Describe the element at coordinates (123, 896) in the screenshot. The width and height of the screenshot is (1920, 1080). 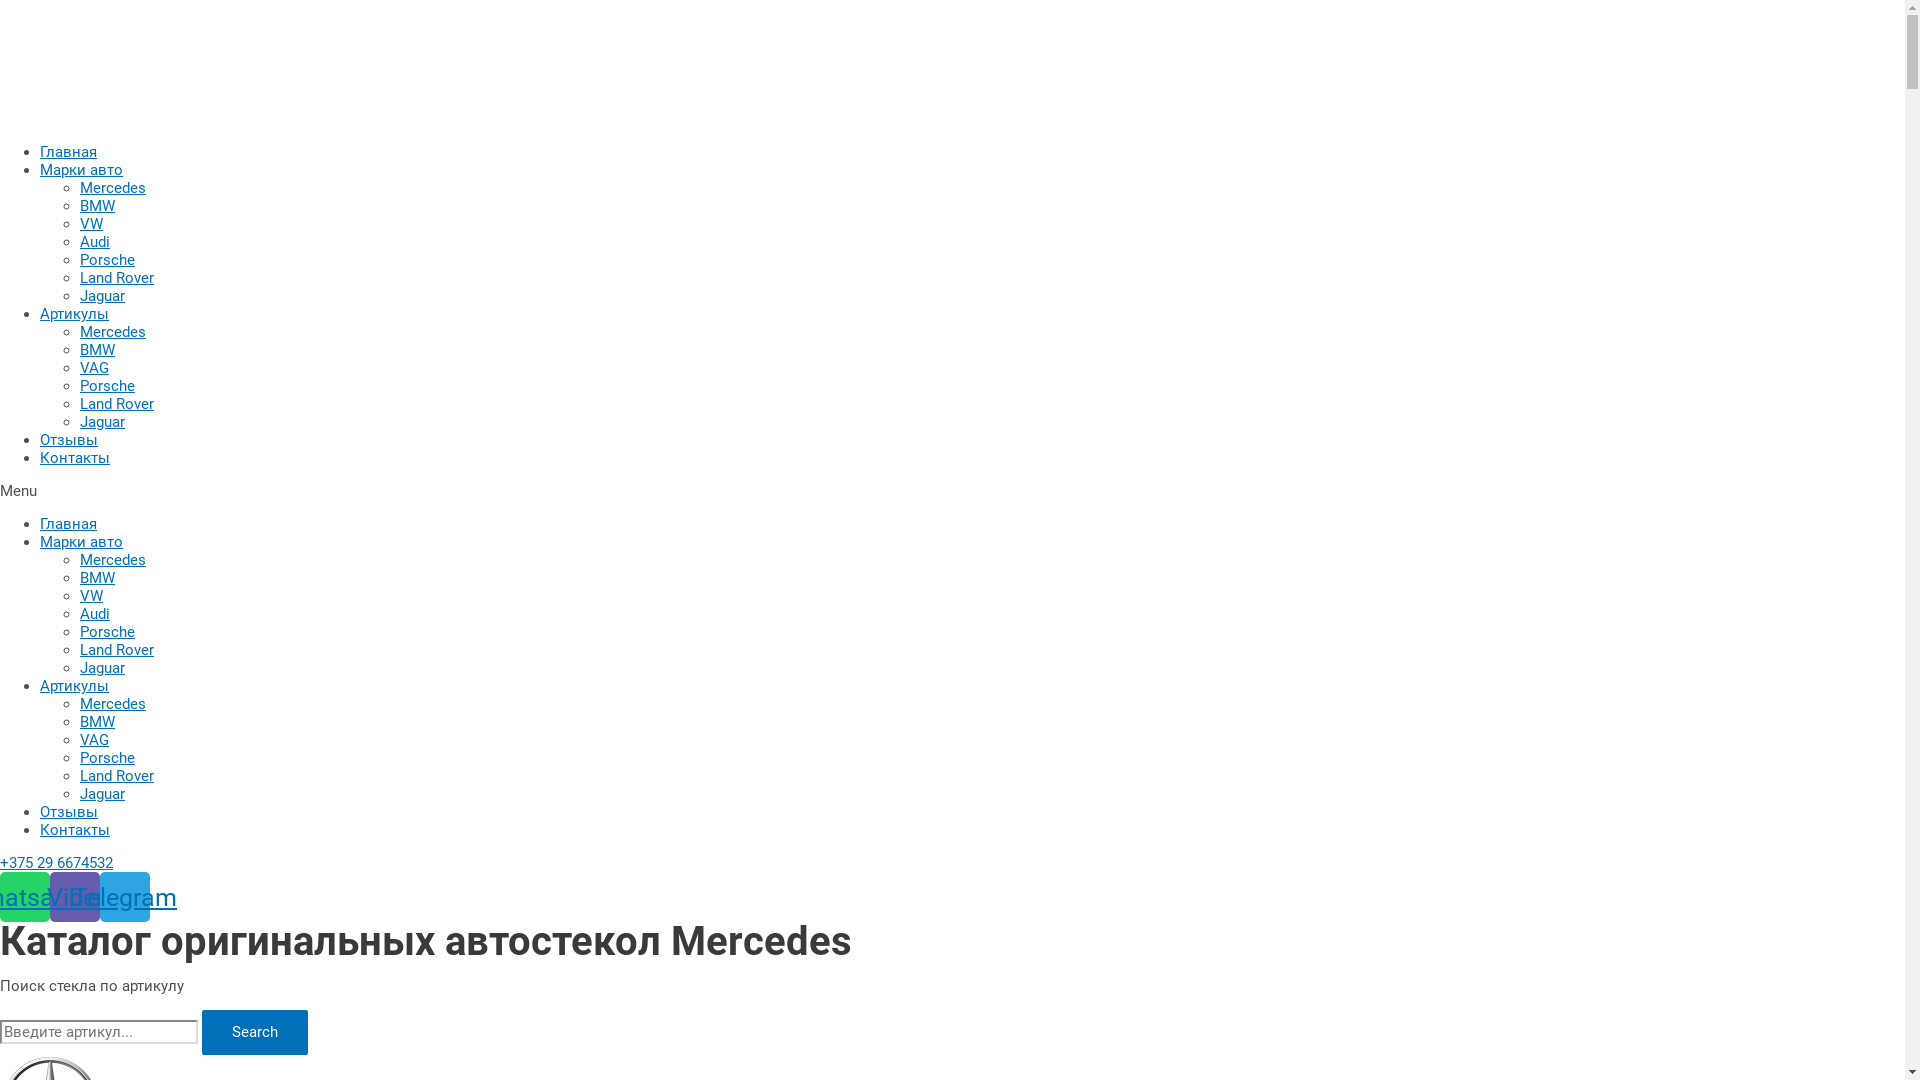
I see `'Telegram'` at that location.